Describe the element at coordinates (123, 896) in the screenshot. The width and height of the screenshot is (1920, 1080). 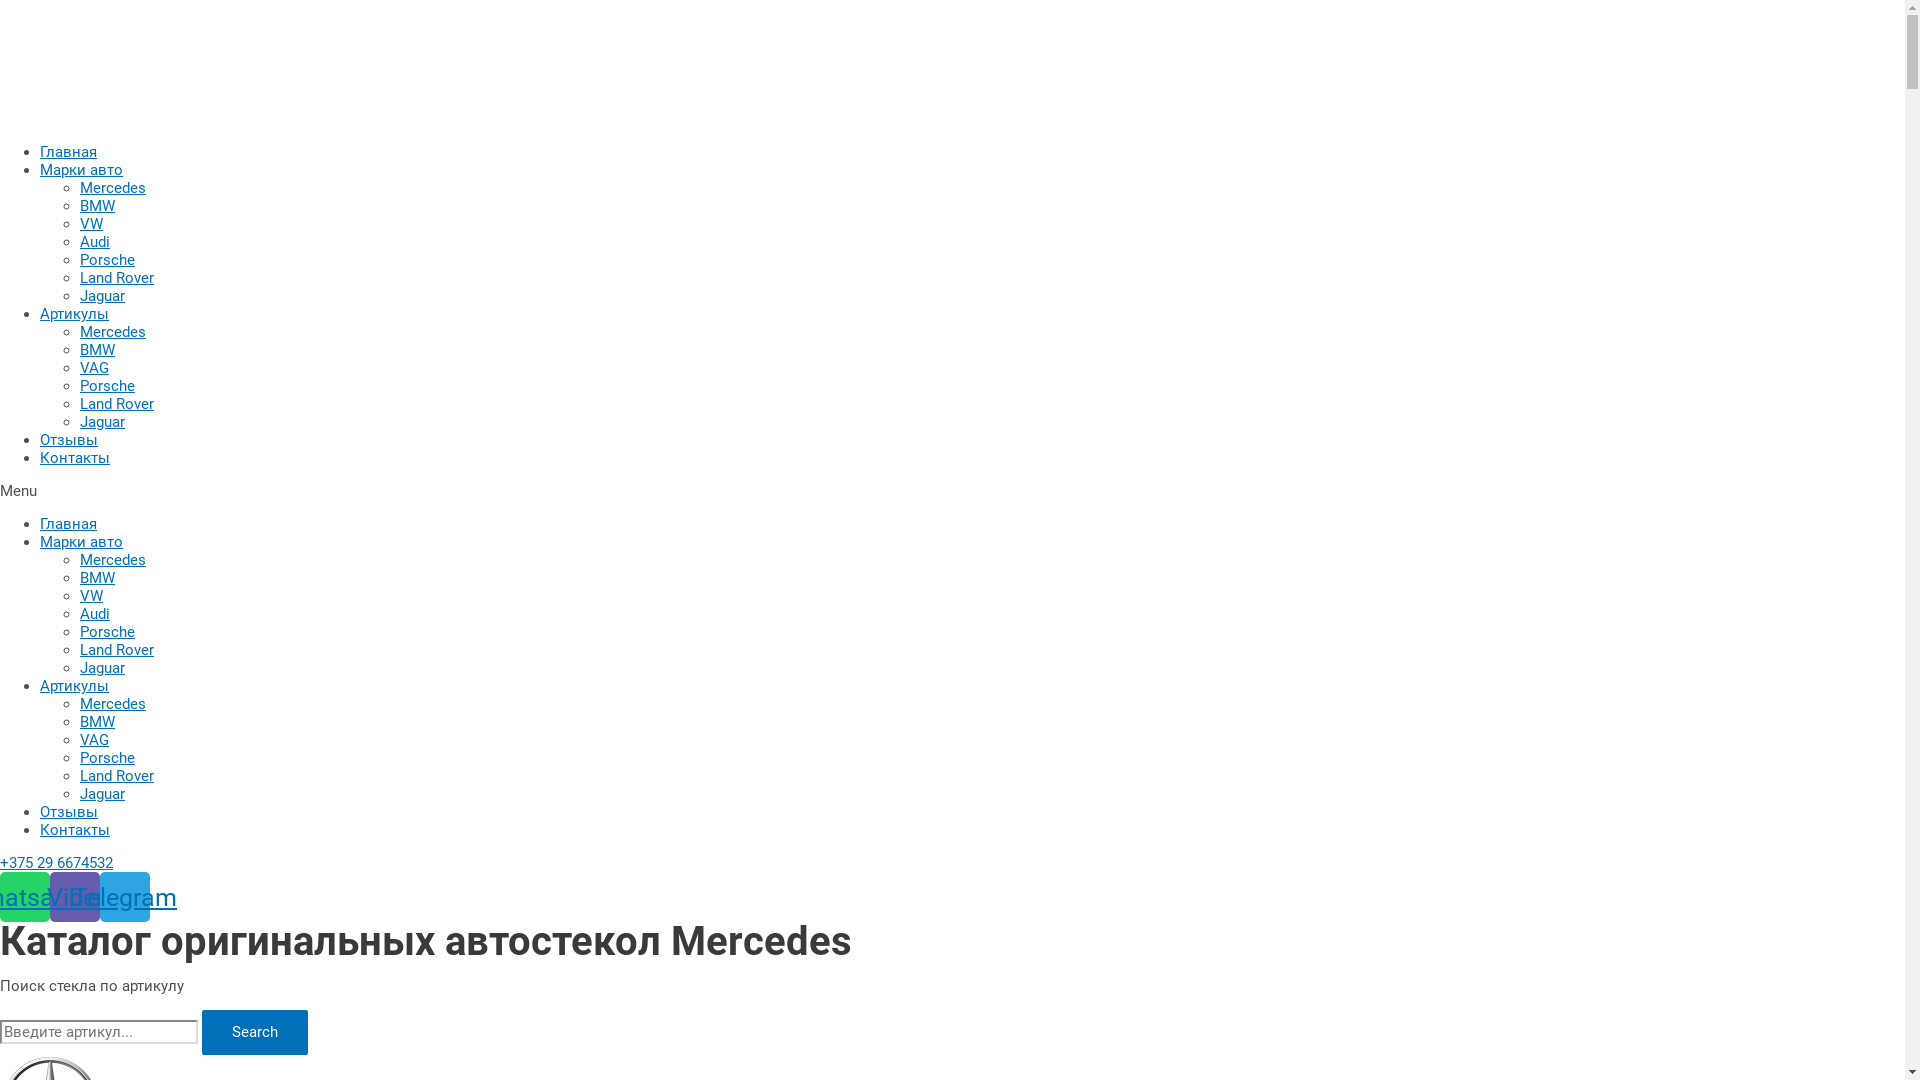
I see `'Telegram'` at that location.